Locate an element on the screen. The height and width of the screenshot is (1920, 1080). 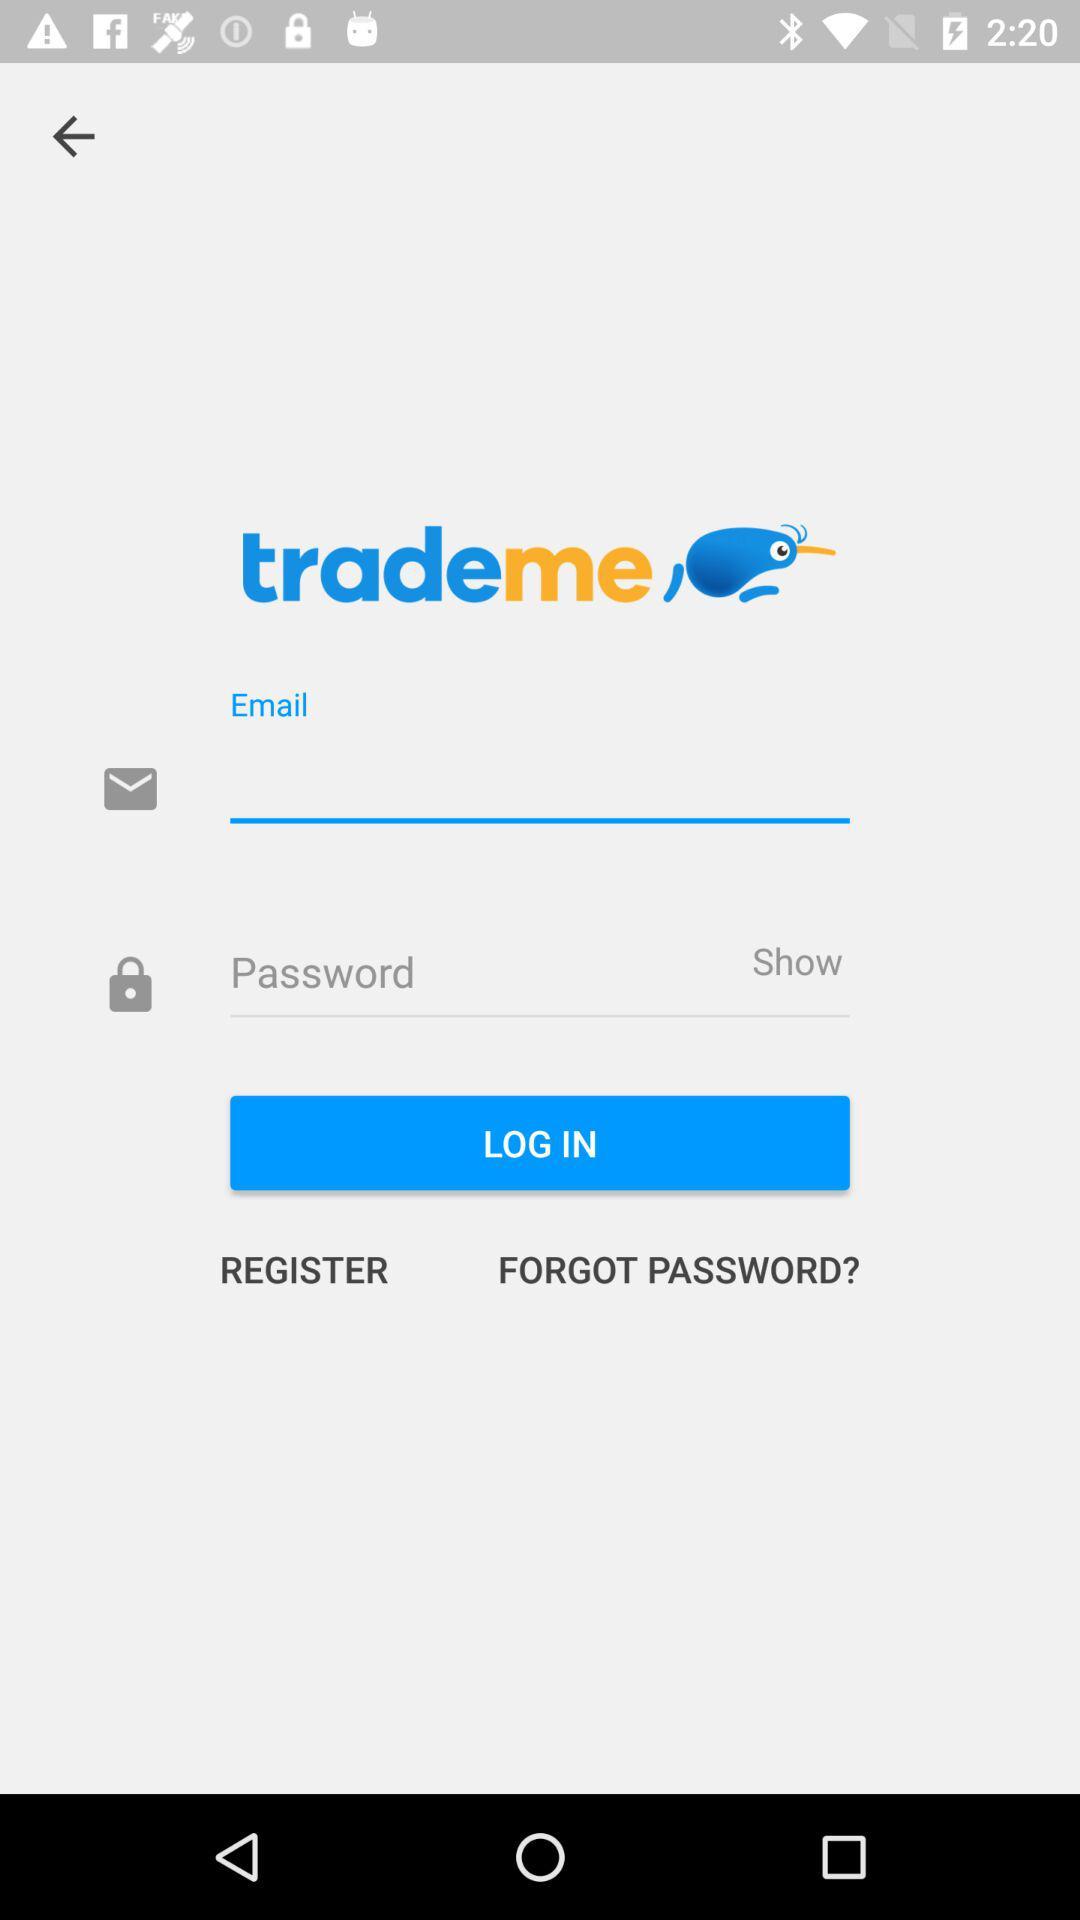
the icon below log in item is located at coordinates (658, 1267).